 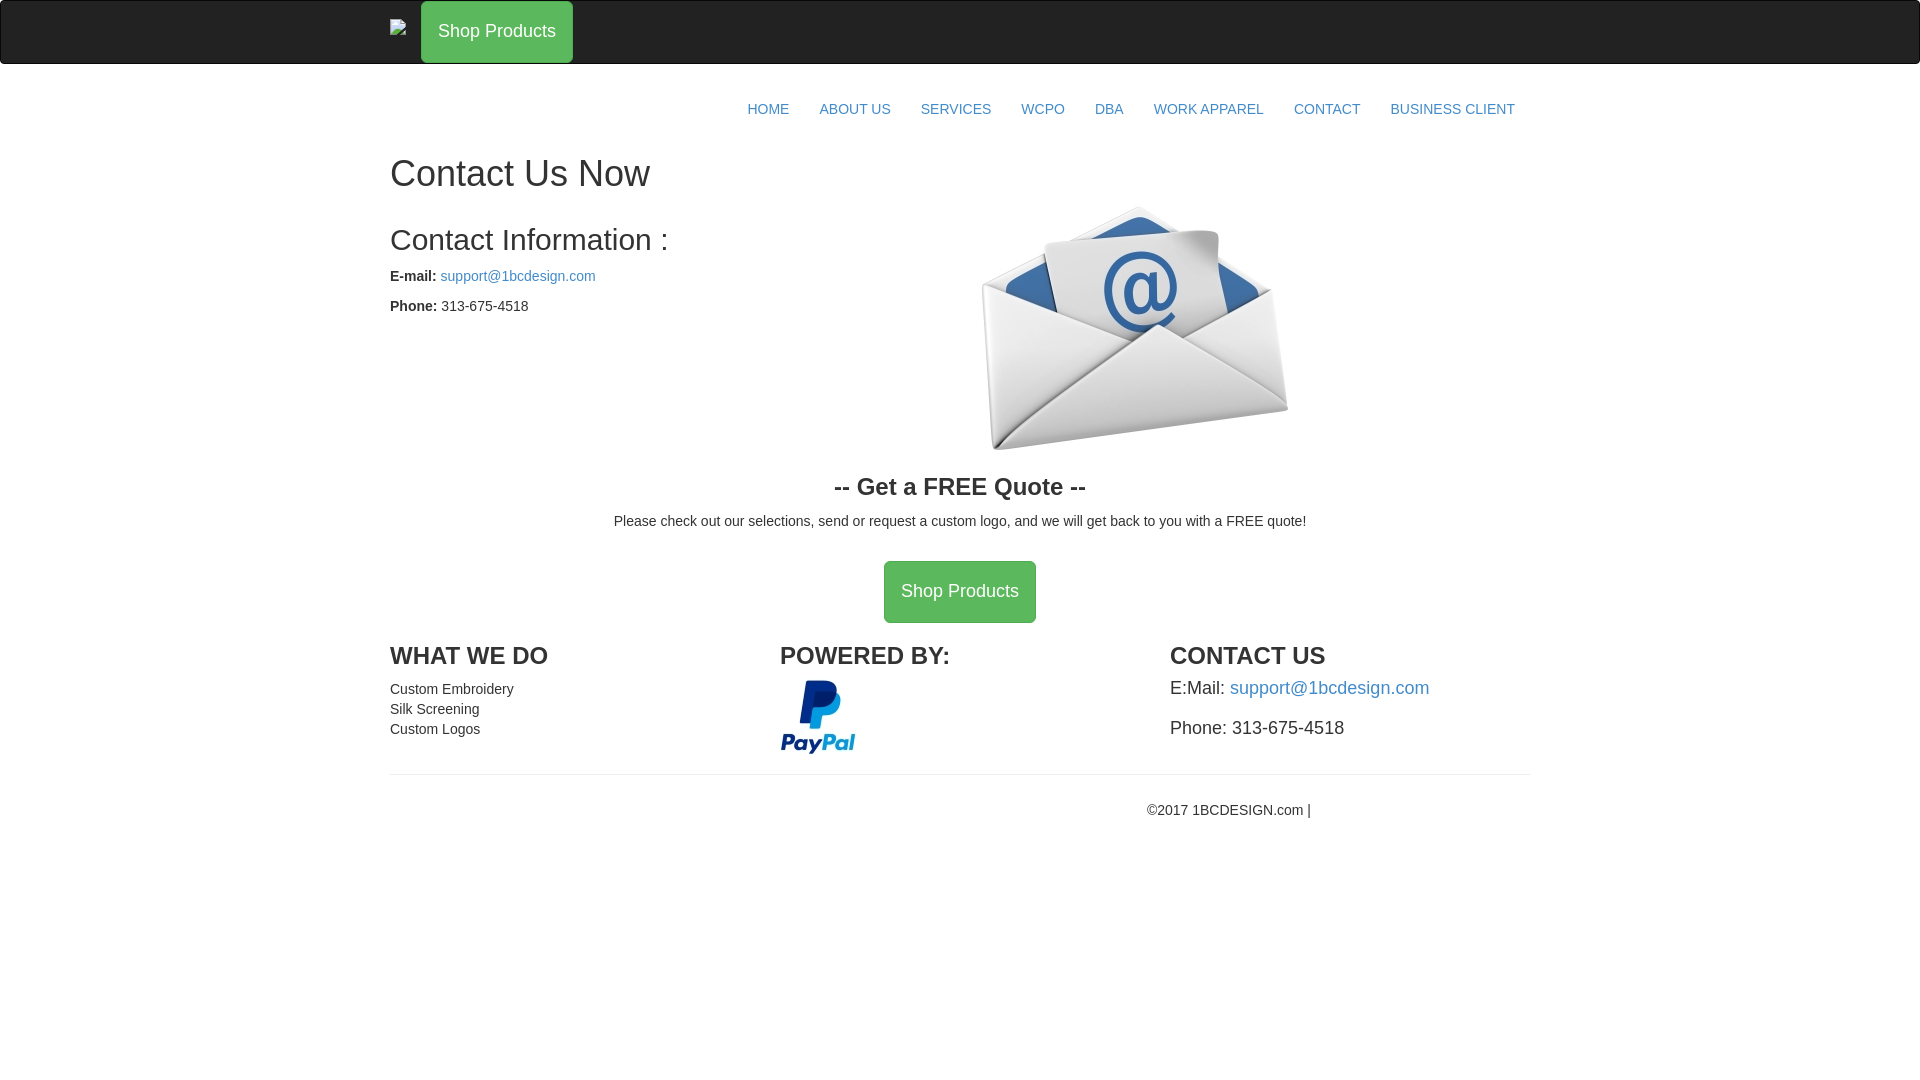 I want to click on 'support@1bcdesign.com', so click(x=1329, y=686).